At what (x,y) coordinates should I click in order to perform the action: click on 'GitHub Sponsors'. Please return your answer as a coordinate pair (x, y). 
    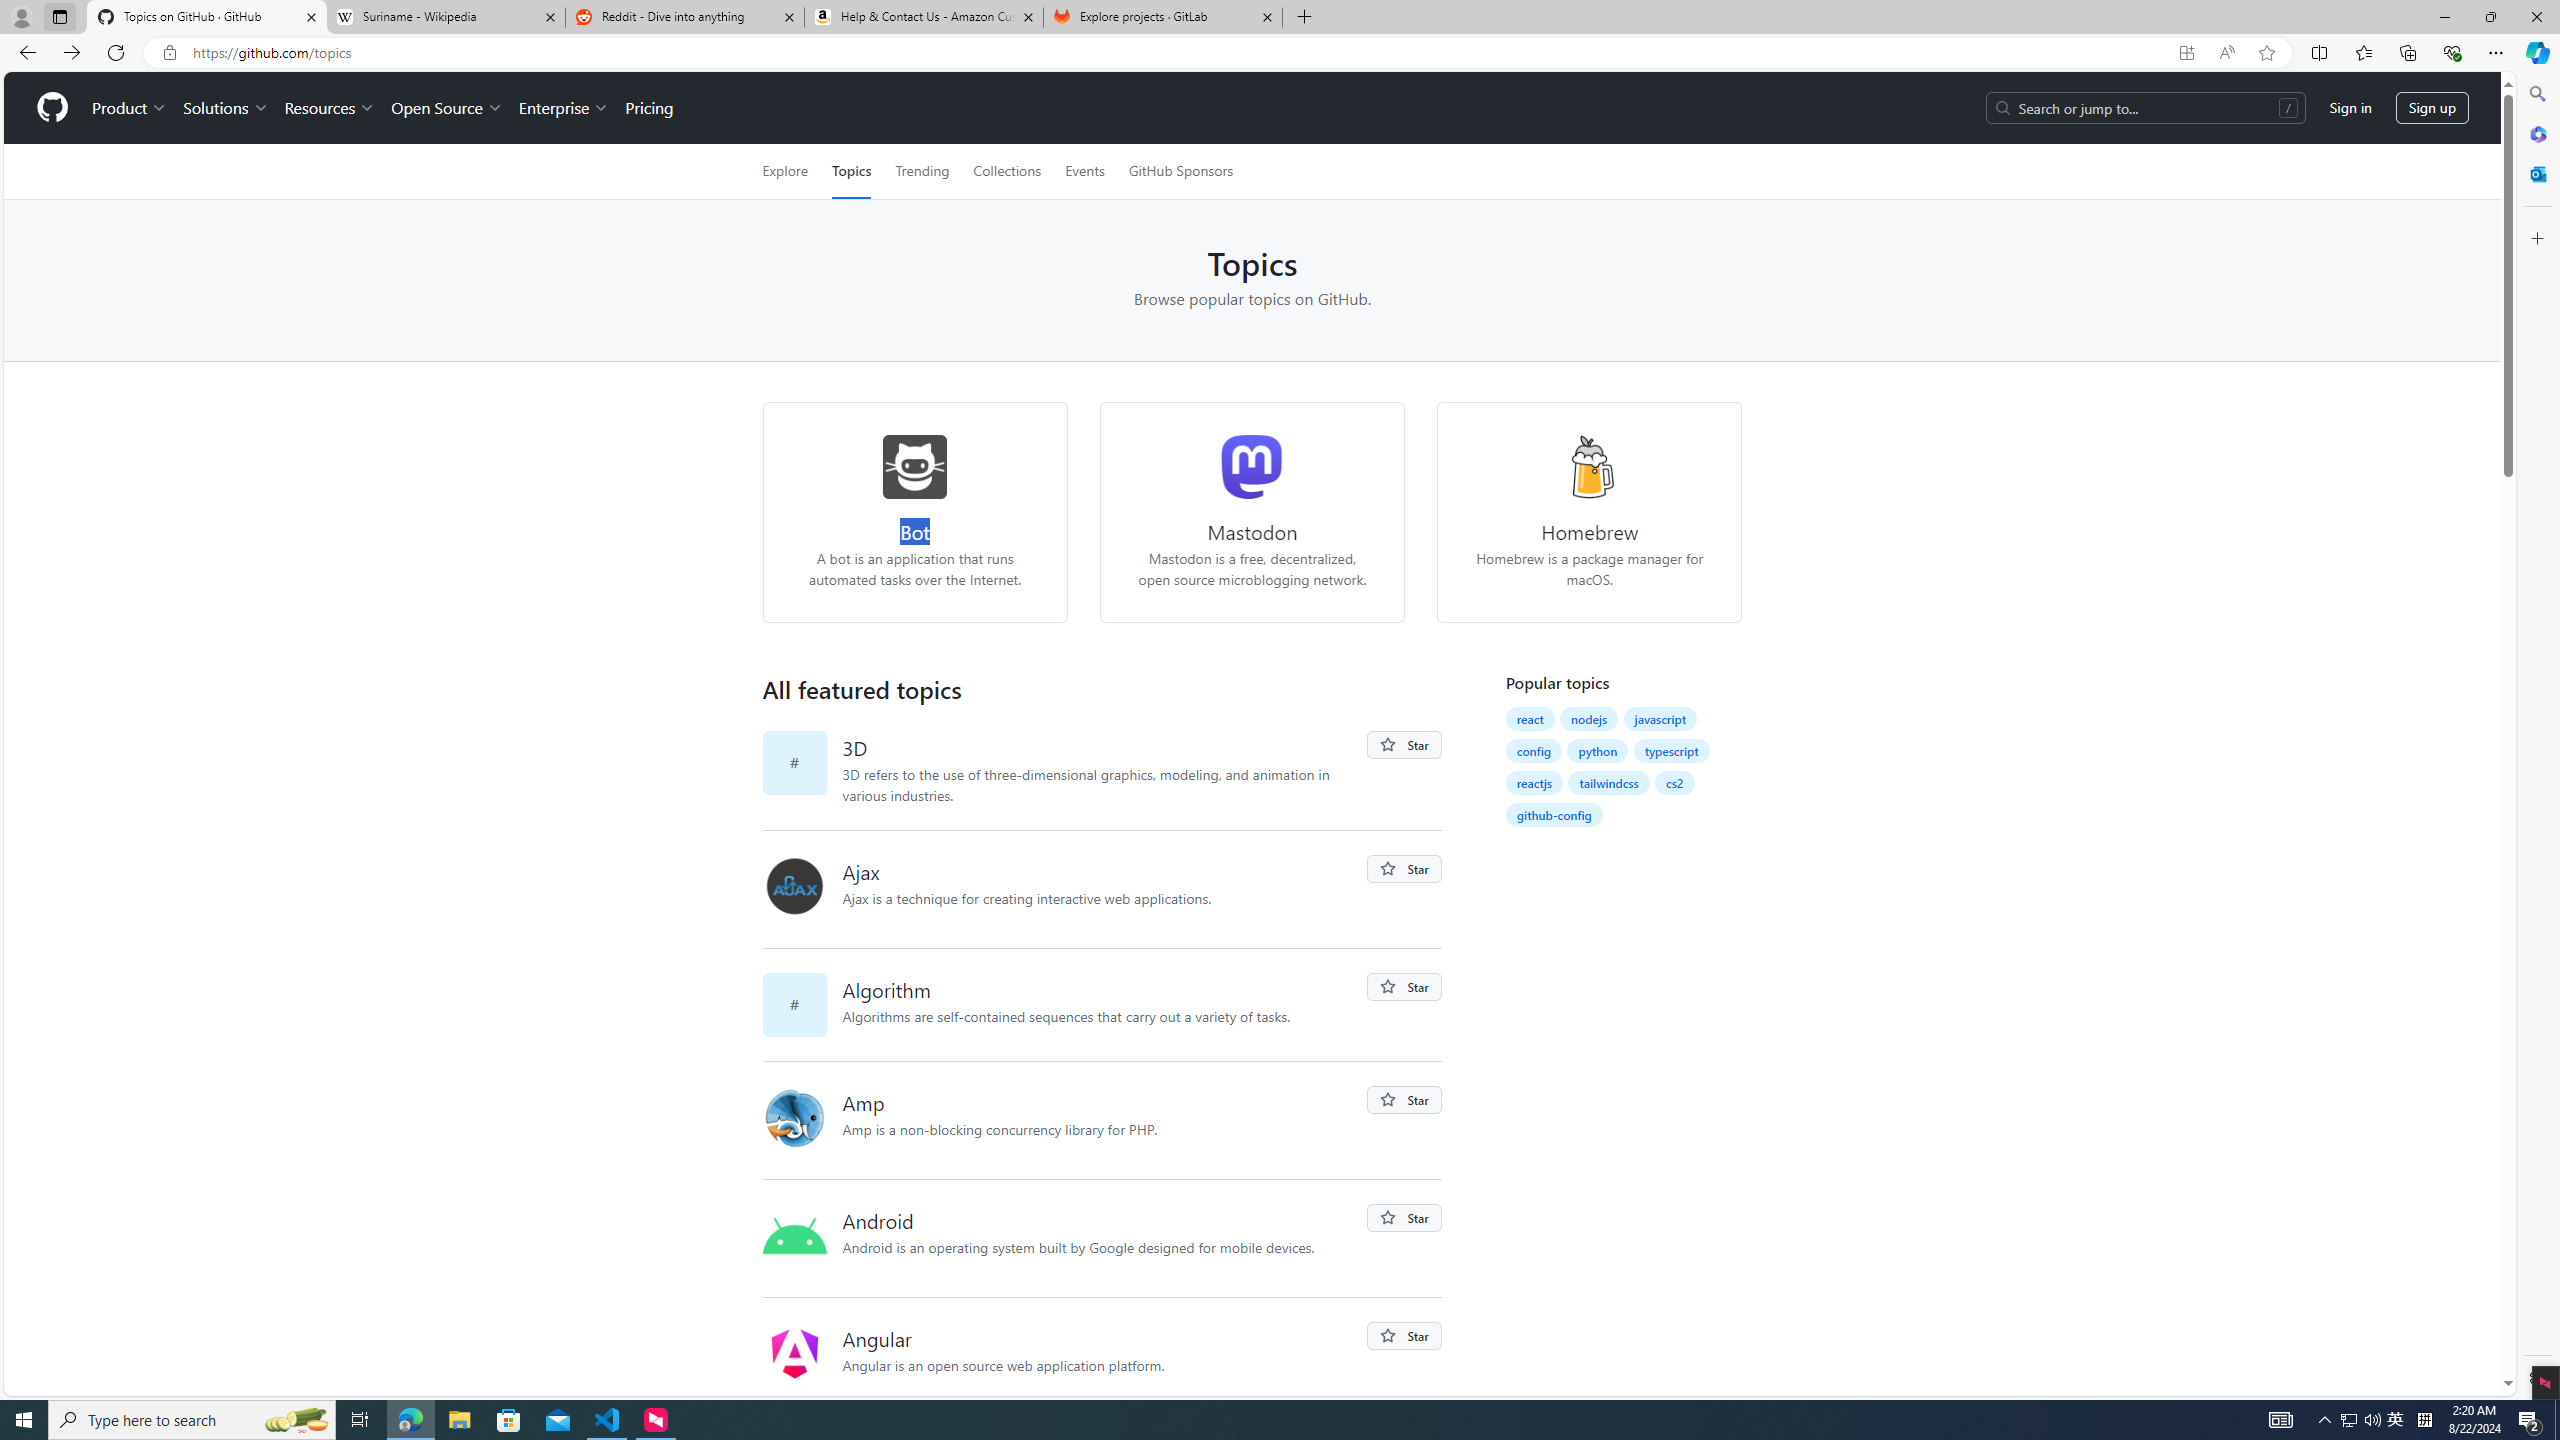
    Looking at the image, I should click on (1181, 171).